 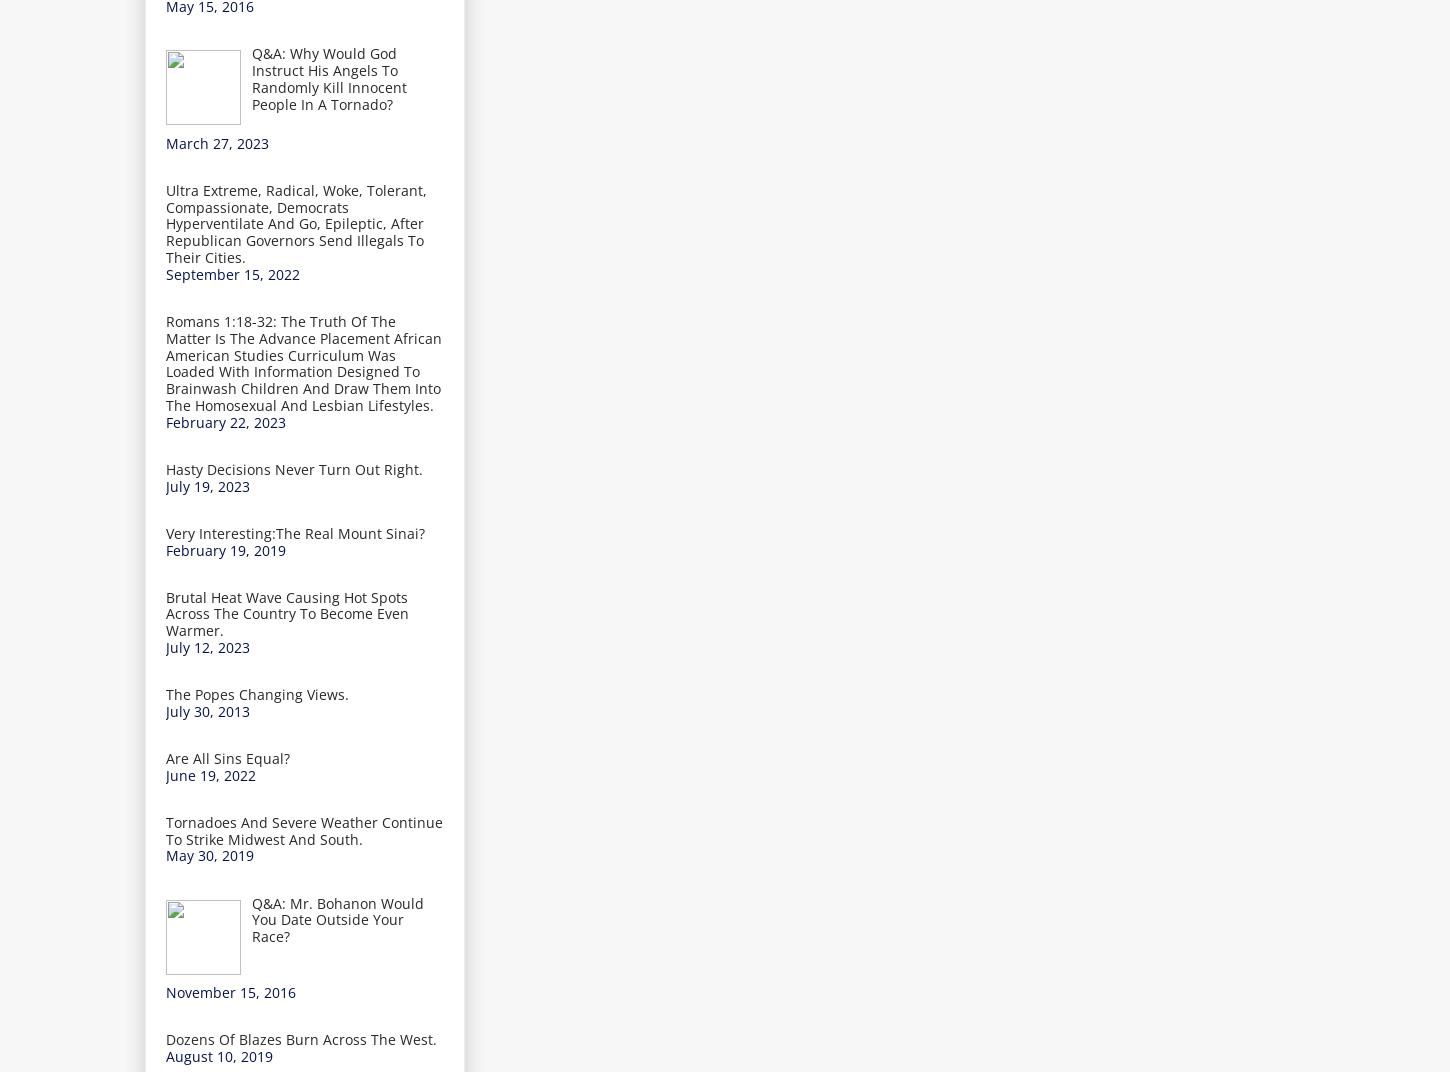 I want to click on 'February 22, 2023', so click(x=165, y=420).